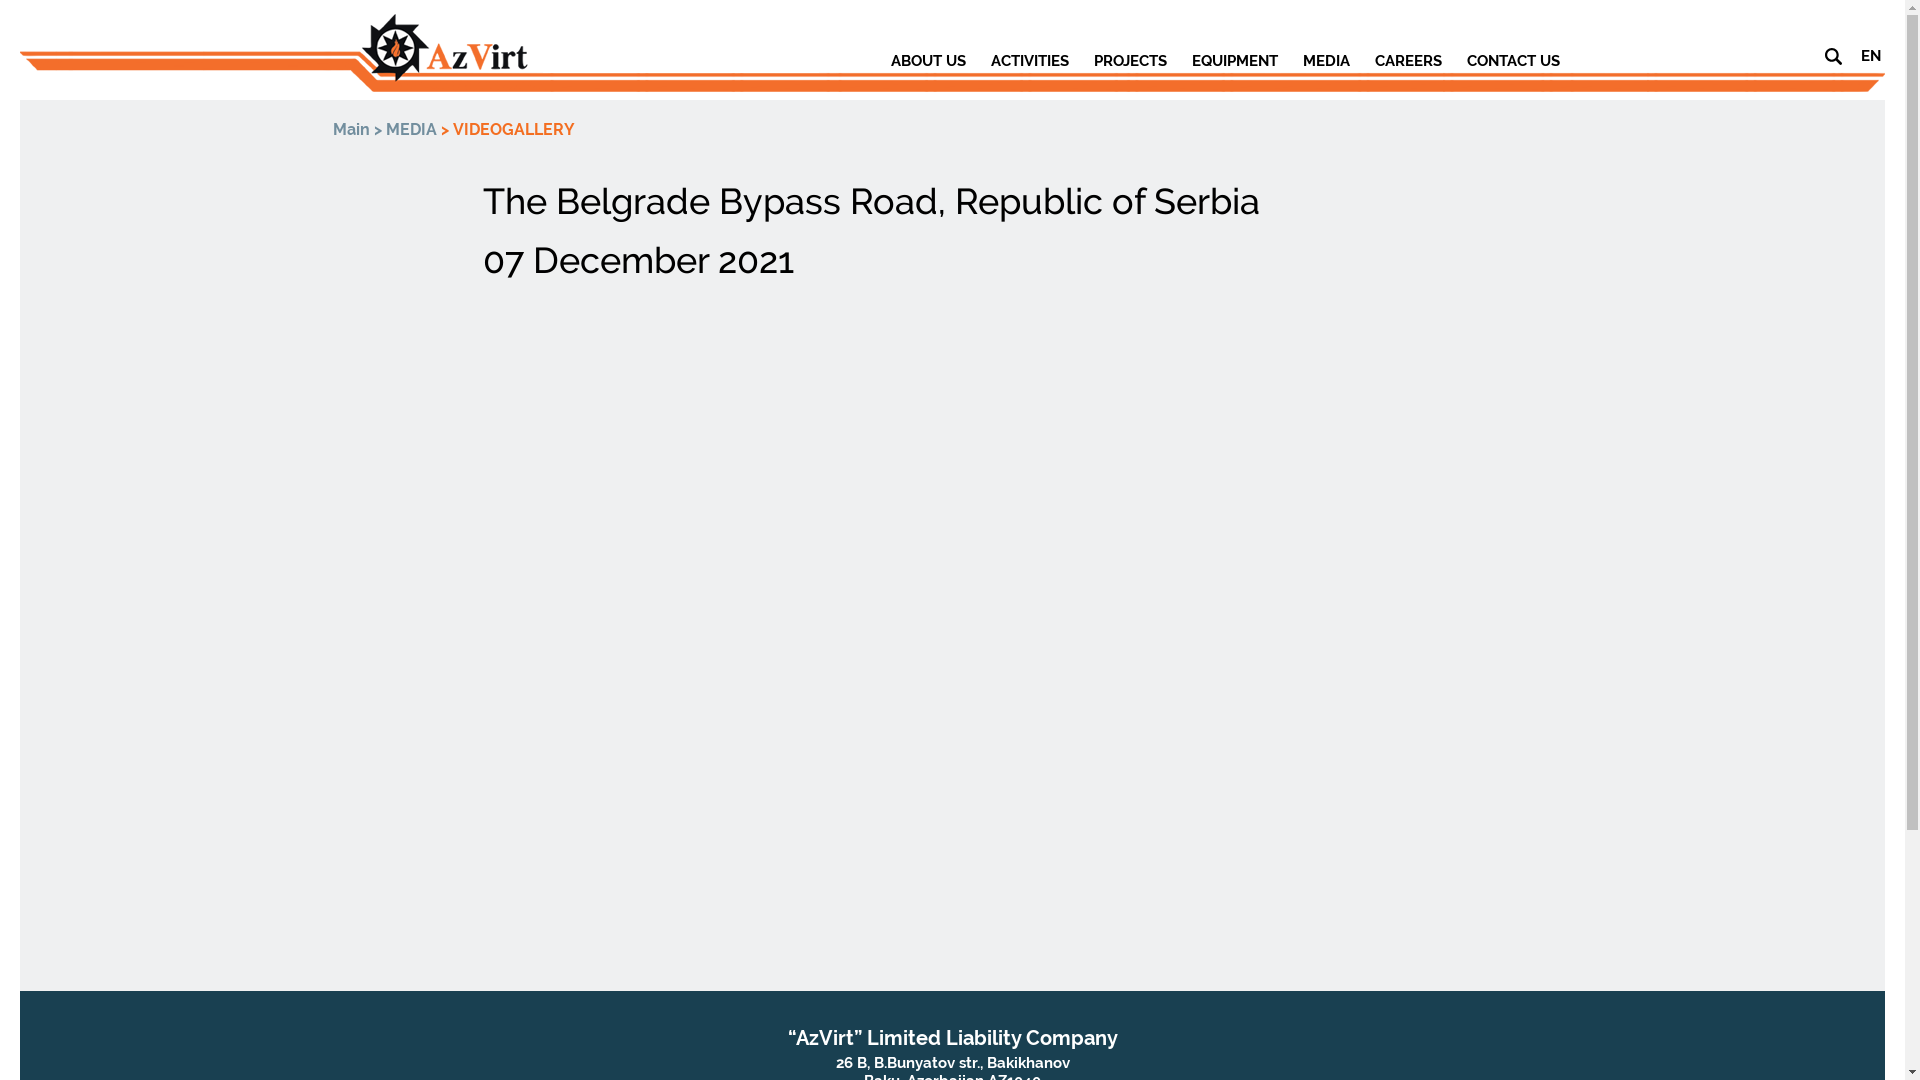 This screenshot has height=1080, width=1920. I want to click on 'CAREERS', so click(1406, 60).